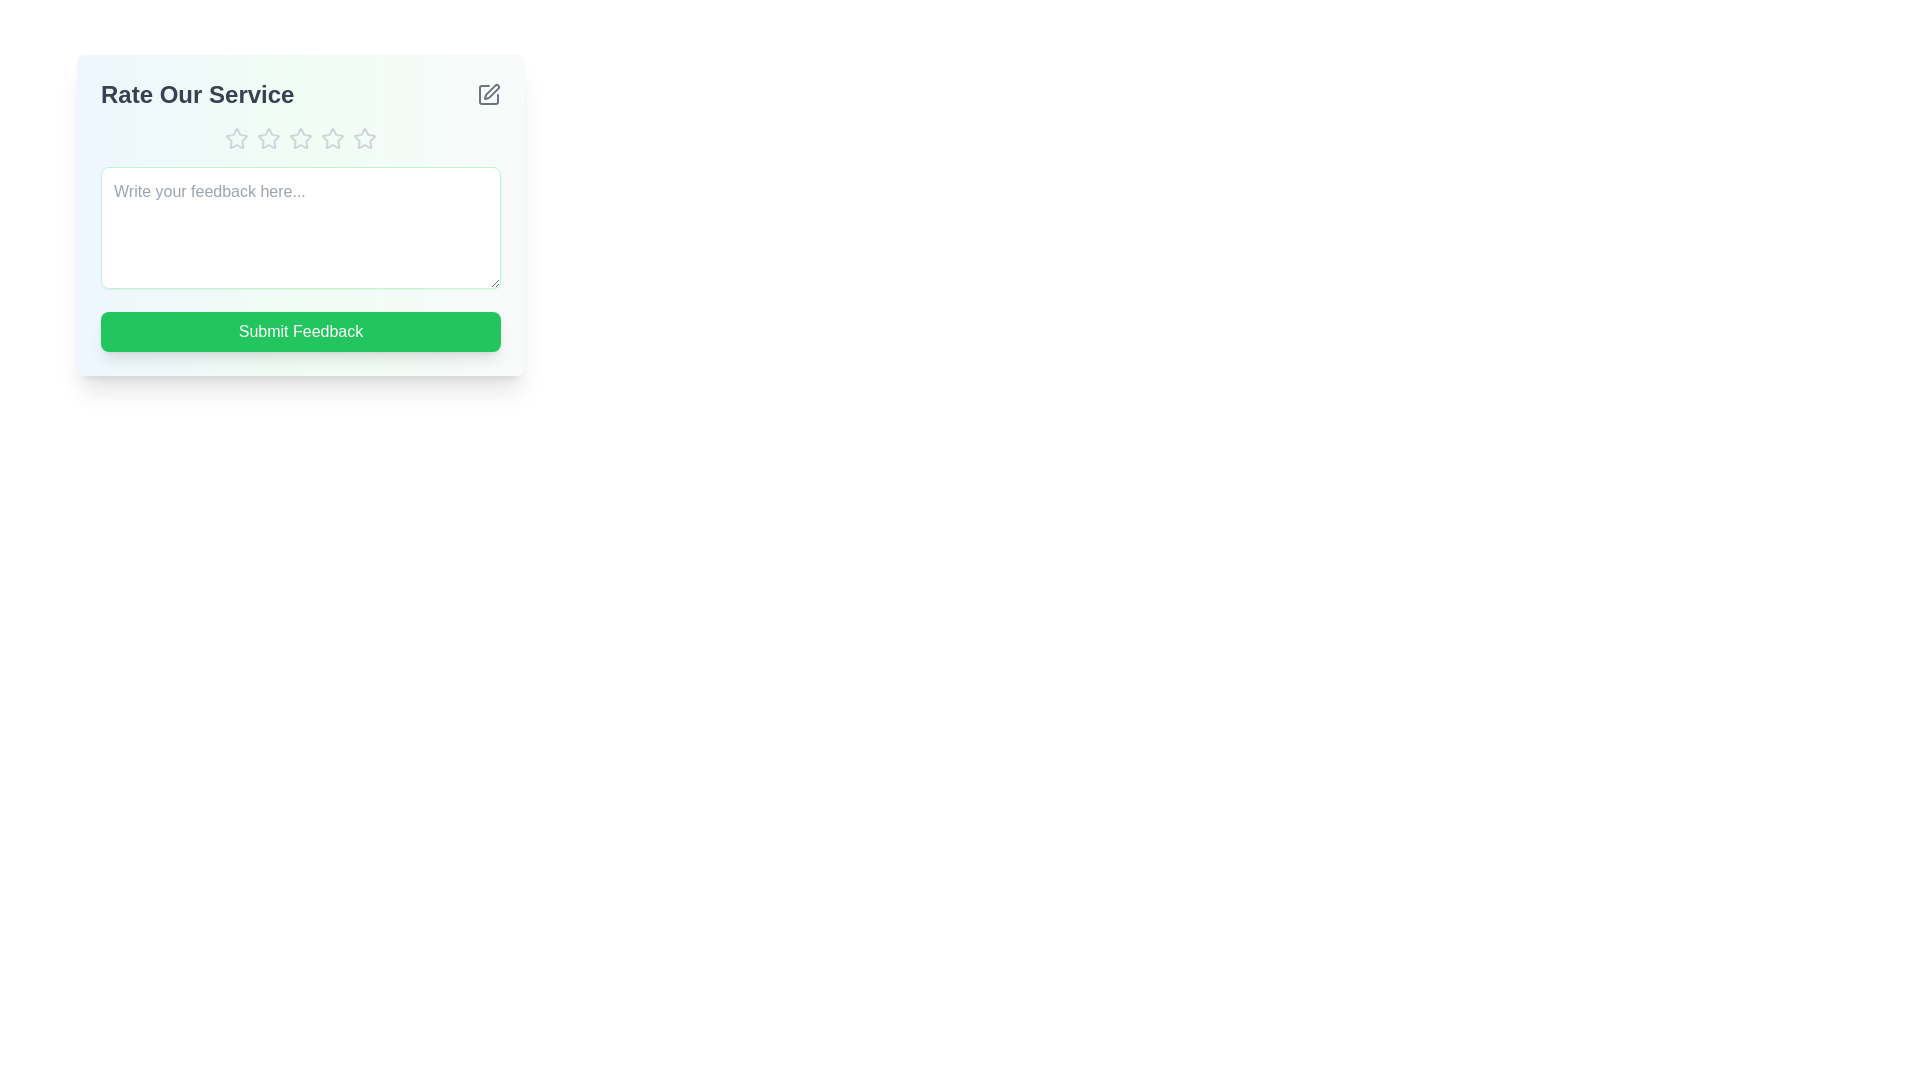  I want to click on submit feedback button, so click(300, 330).